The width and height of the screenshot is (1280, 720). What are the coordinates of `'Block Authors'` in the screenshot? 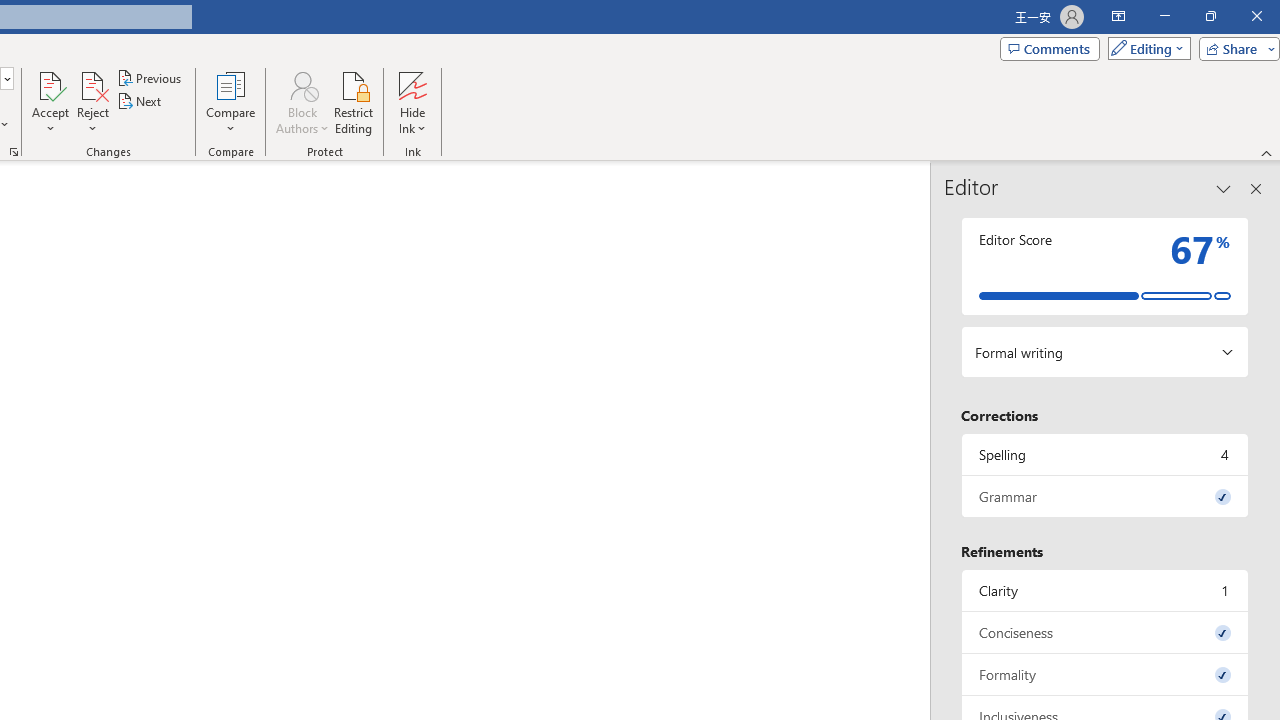 It's located at (301, 84).